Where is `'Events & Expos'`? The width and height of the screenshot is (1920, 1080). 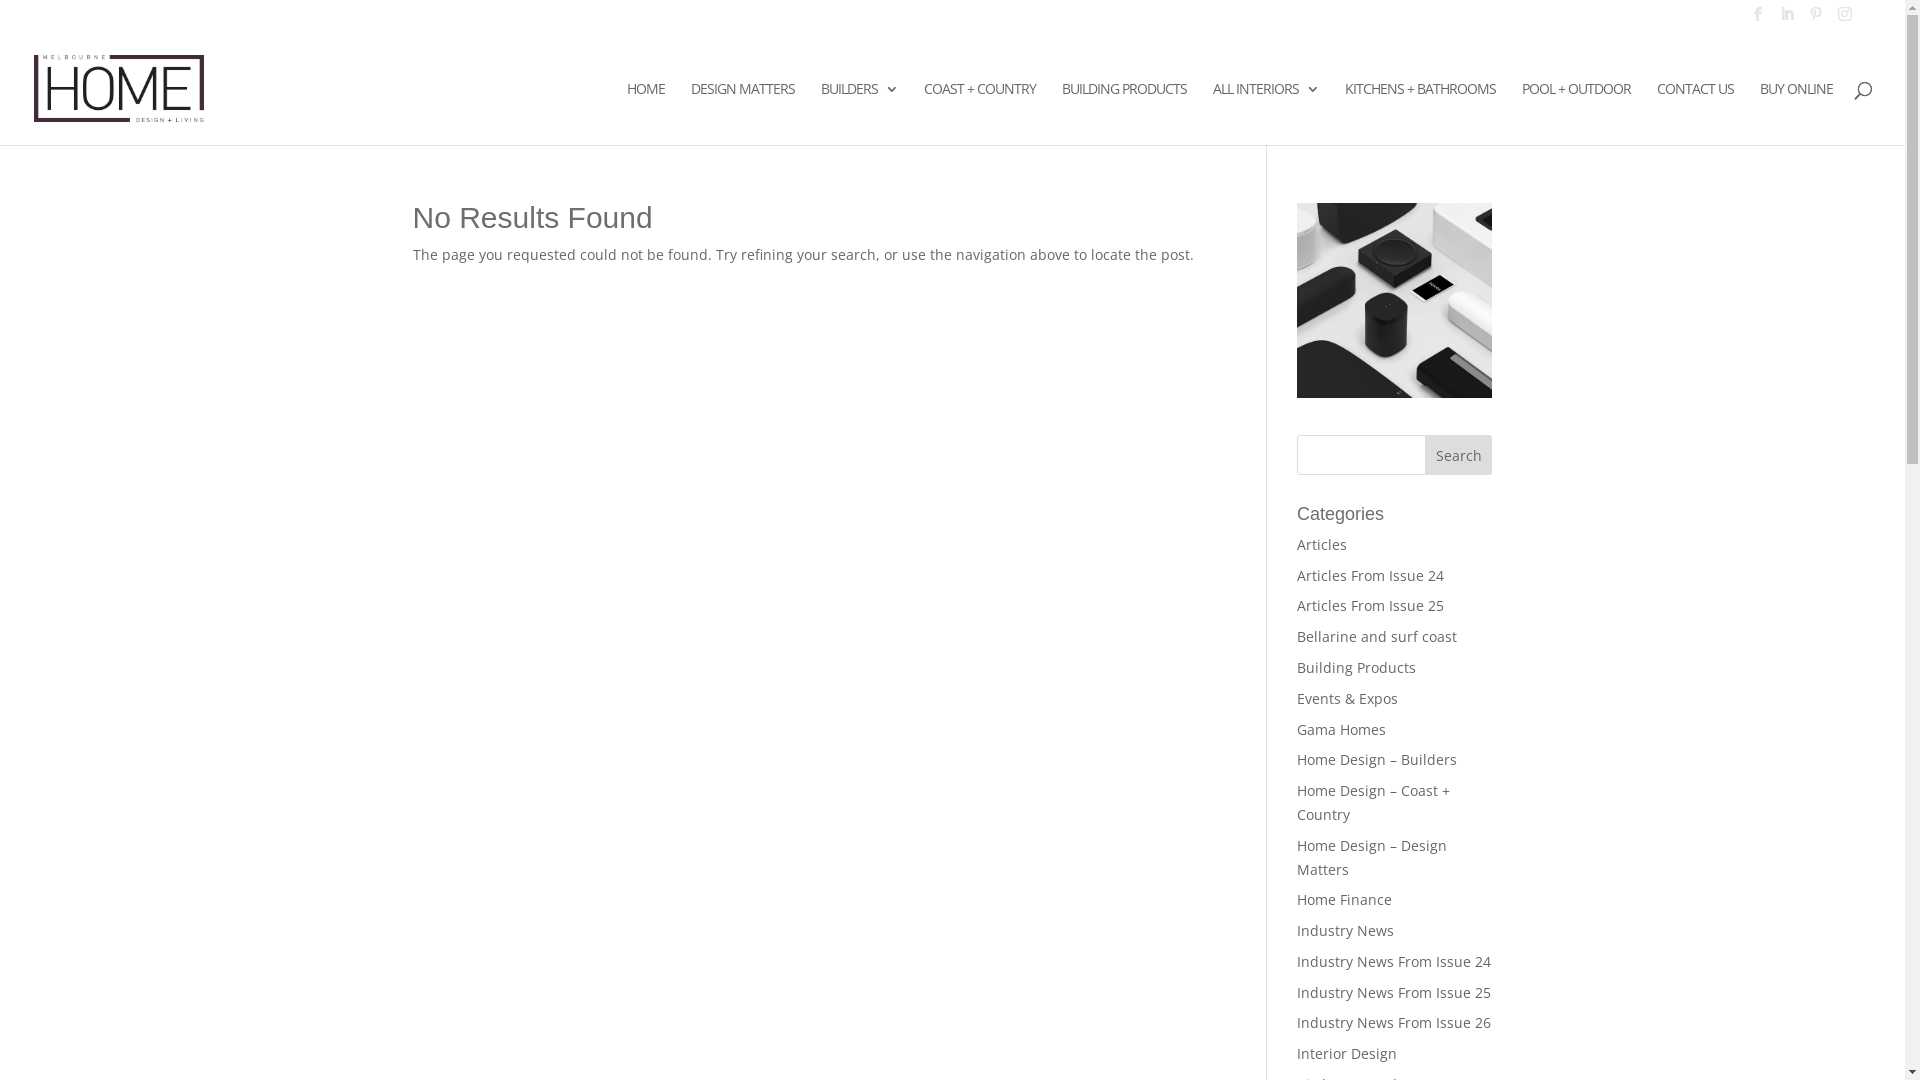 'Events & Expos' is located at coordinates (1347, 697).